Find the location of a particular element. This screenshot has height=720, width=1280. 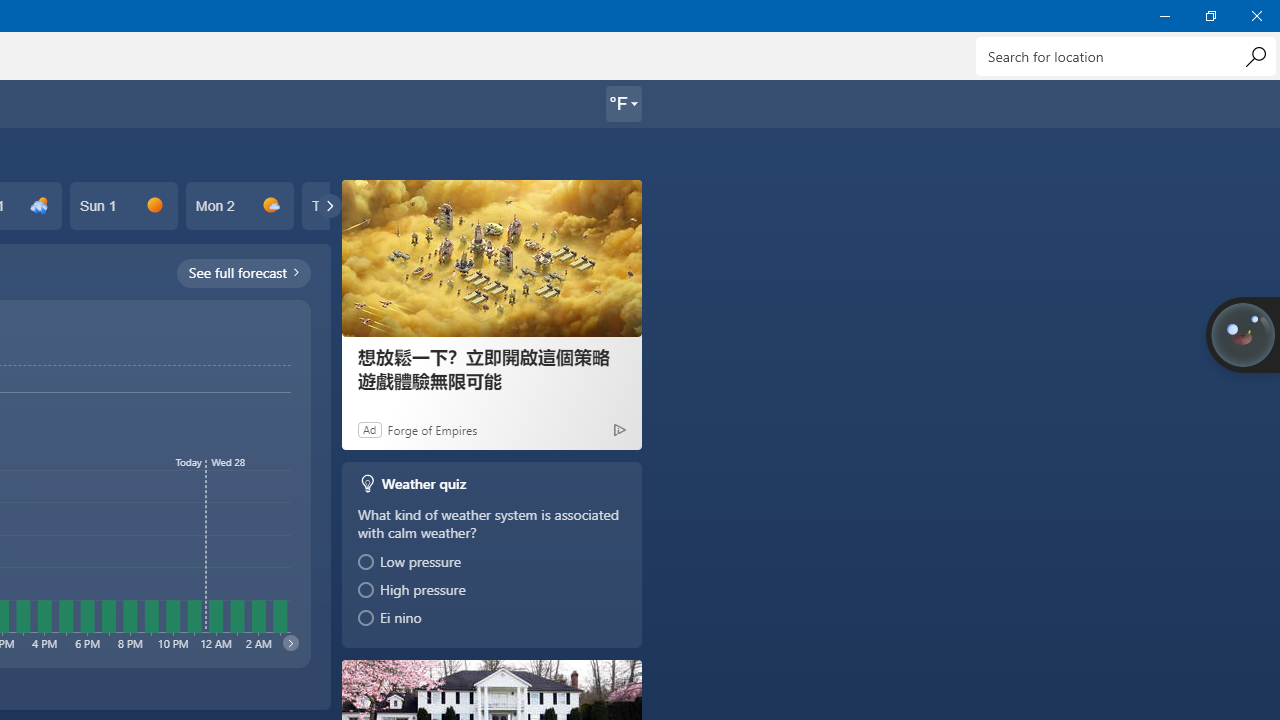

'Search' is located at coordinates (1254, 55).